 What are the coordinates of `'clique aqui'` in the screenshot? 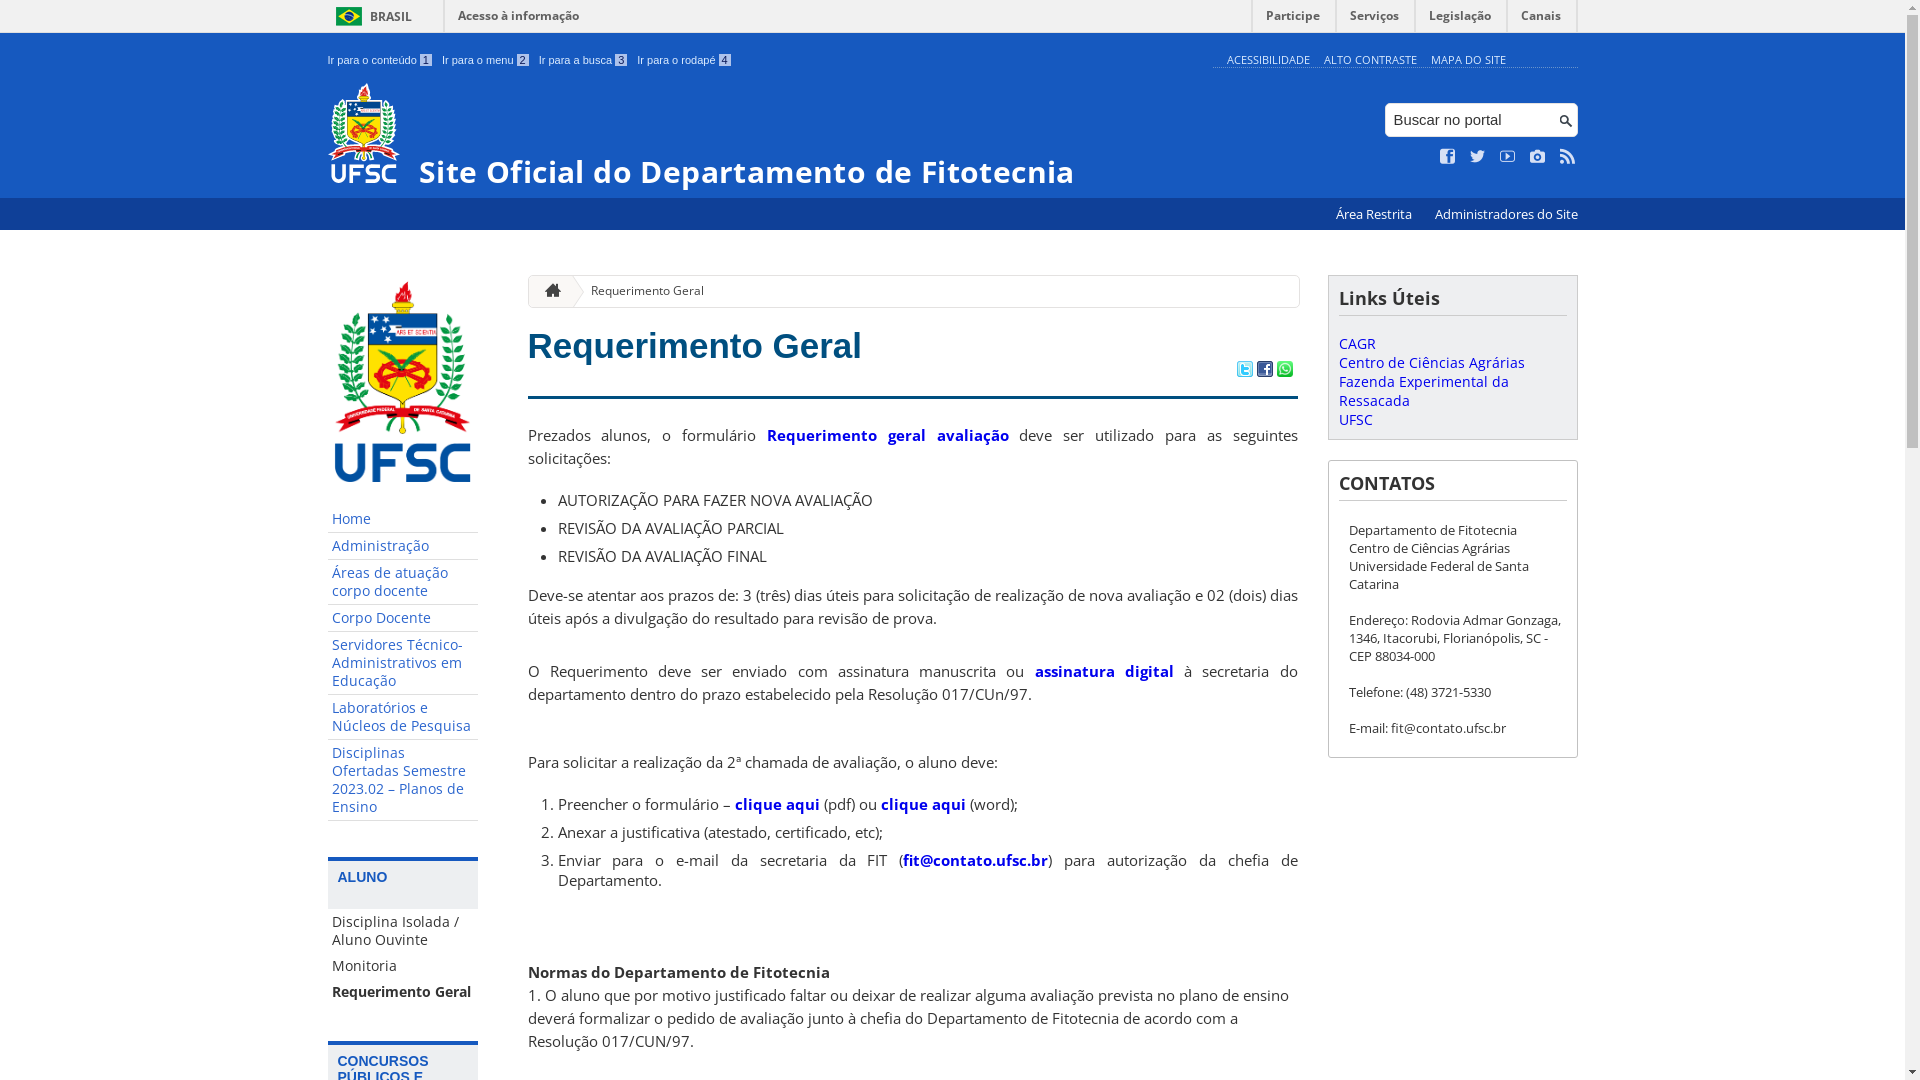 It's located at (921, 802).